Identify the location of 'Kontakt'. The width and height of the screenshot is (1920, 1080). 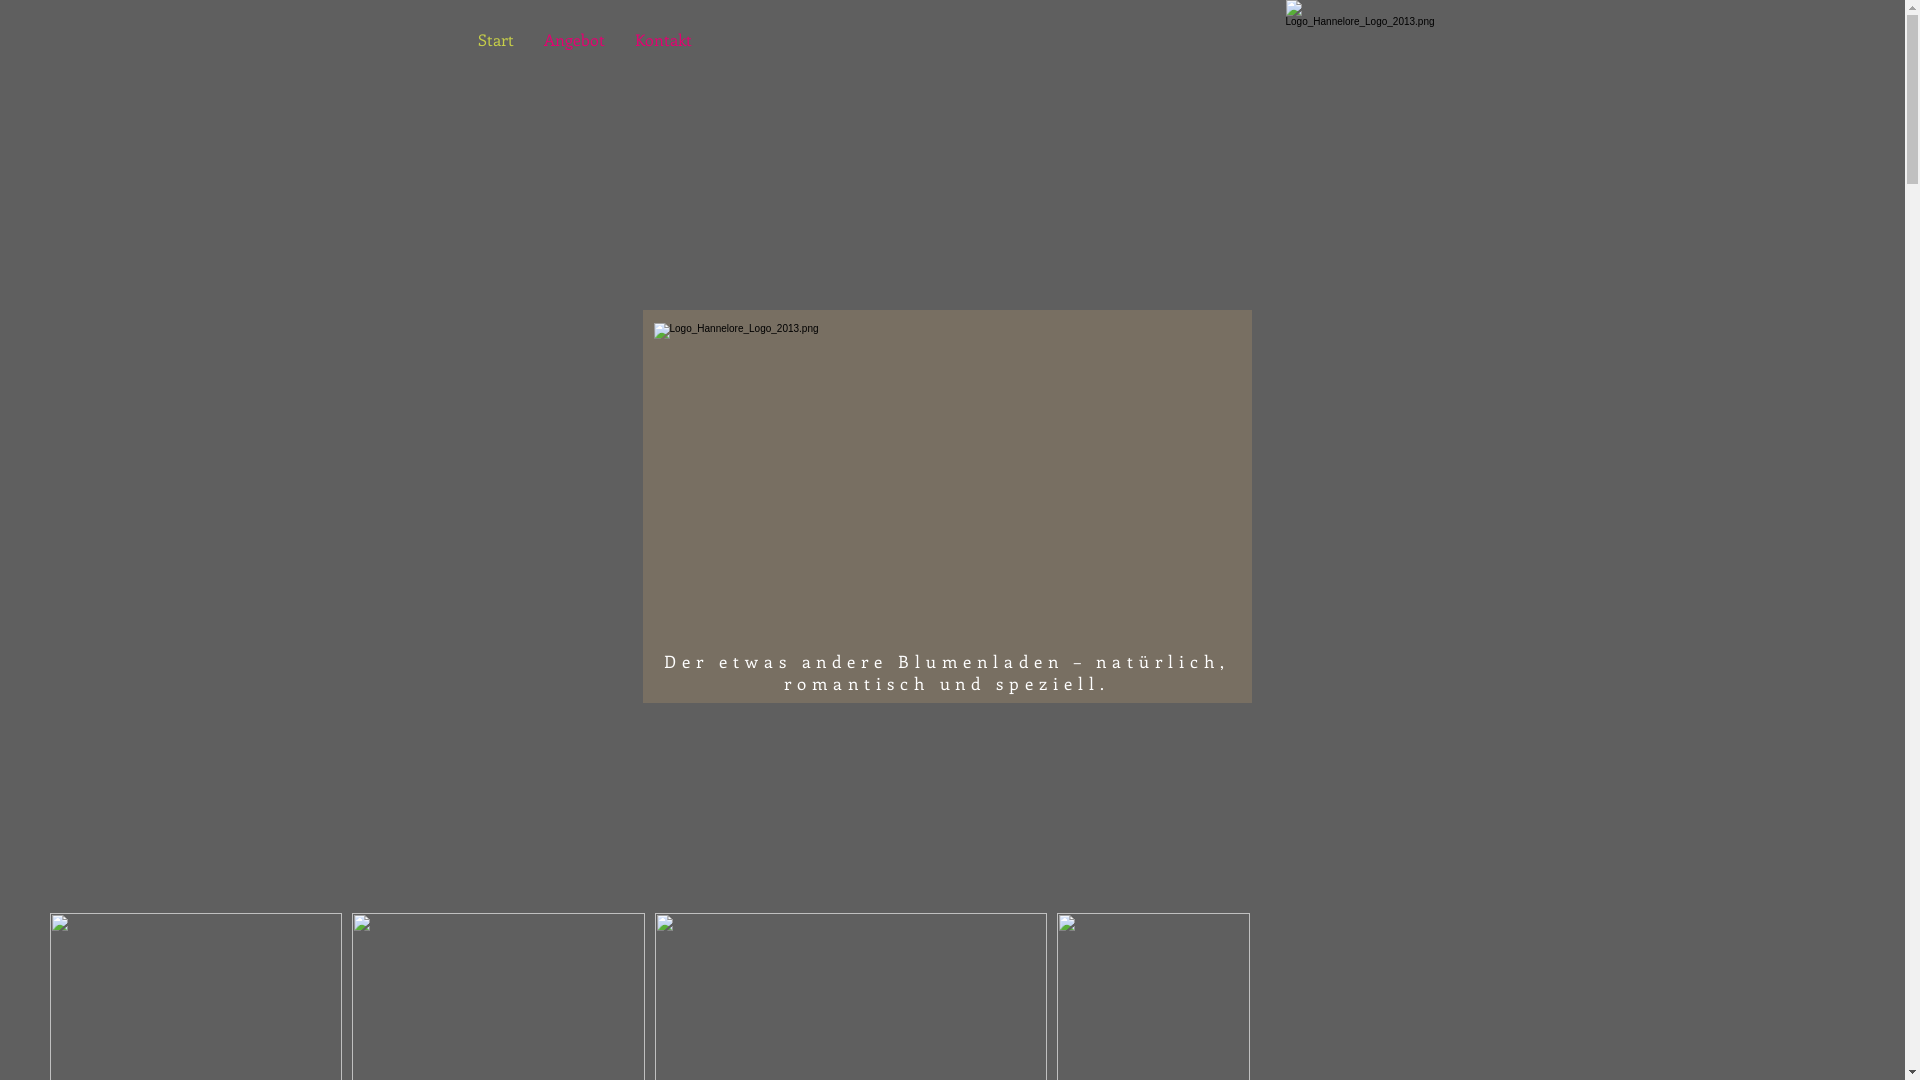
(663, 39).